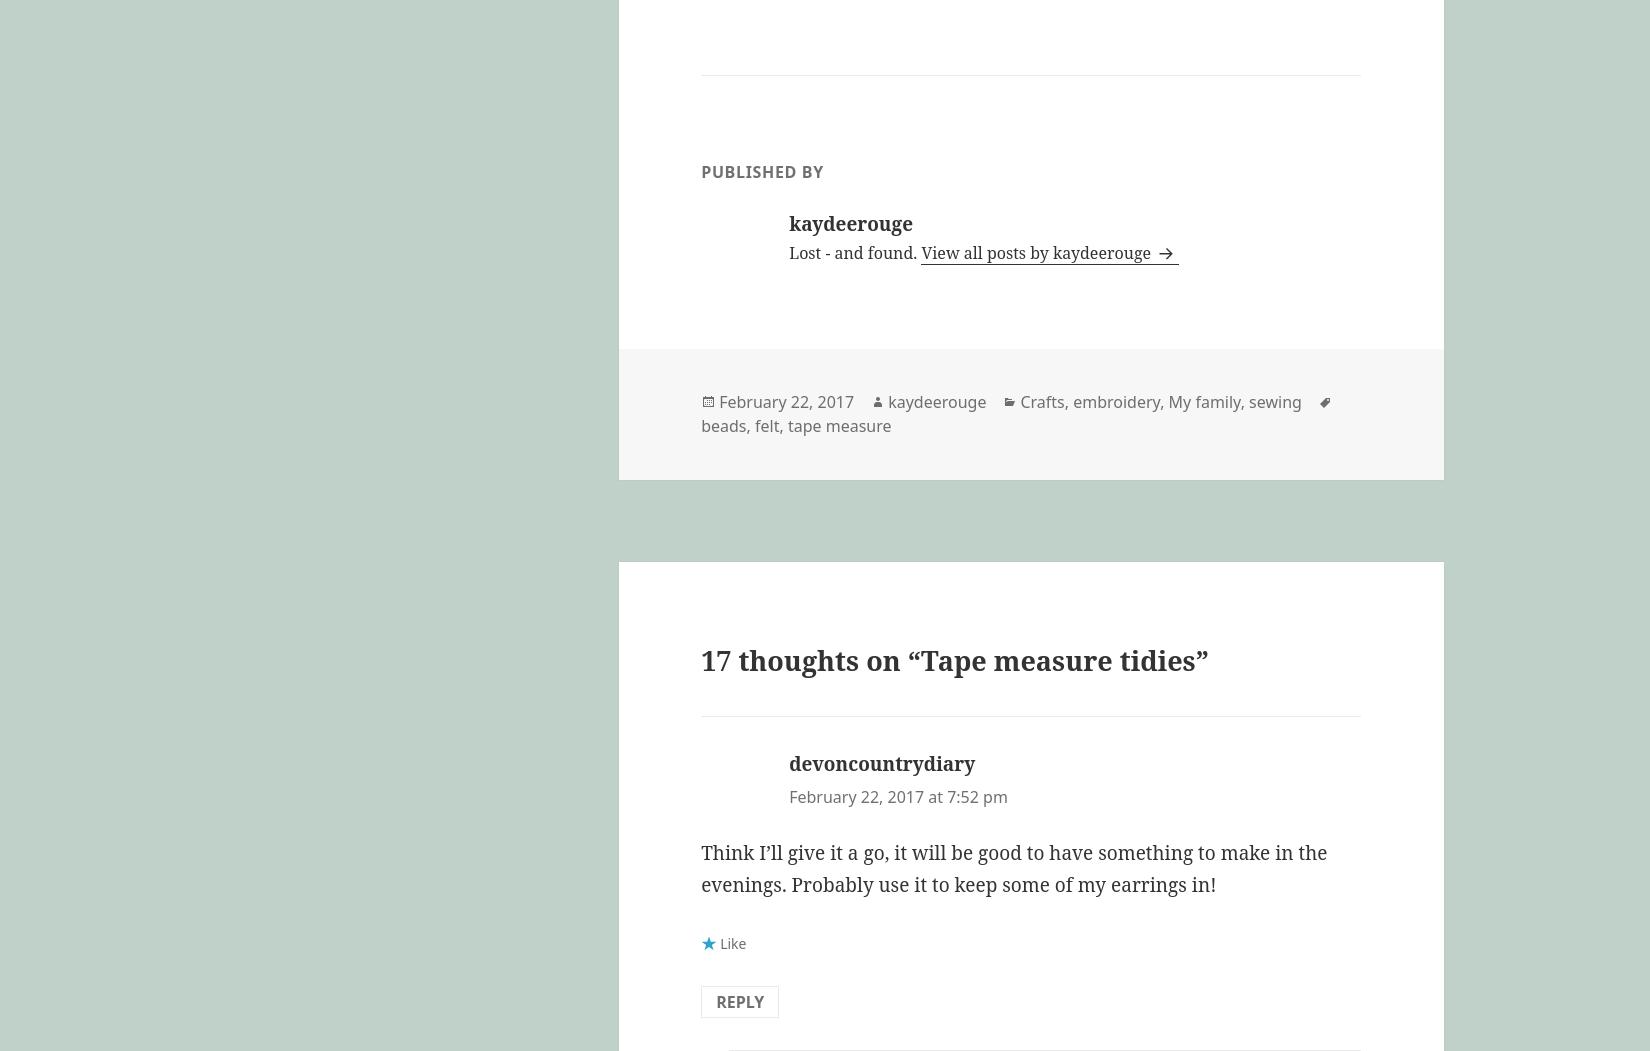 This screenshot has height=1051, width=1650. Describe the element at coordinates (855, 252) in the screenshot. I see `'Lost - and found.'` at that location.